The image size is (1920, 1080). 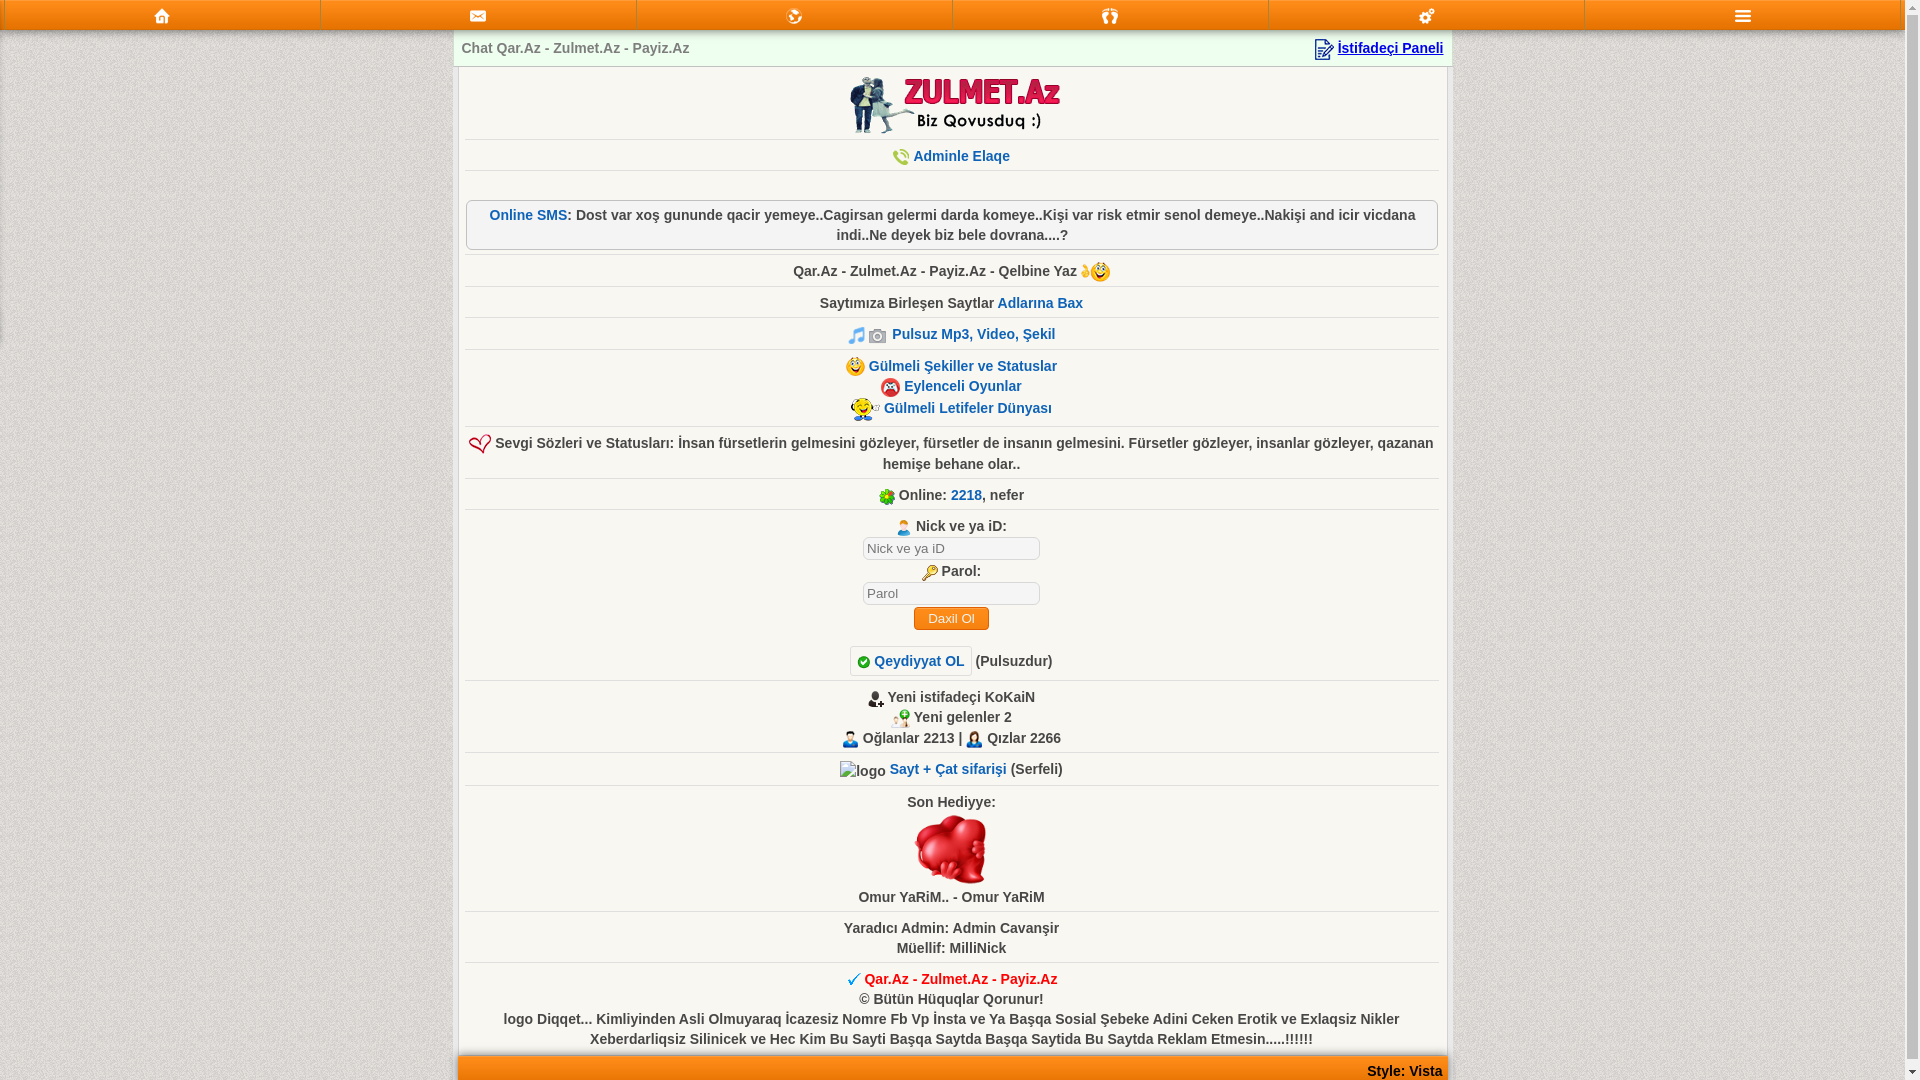 What do you see at coordinates (1403, 1070) in the screenshot?
I see `'Style: Vista'` at bounding box center [1403, 1070].